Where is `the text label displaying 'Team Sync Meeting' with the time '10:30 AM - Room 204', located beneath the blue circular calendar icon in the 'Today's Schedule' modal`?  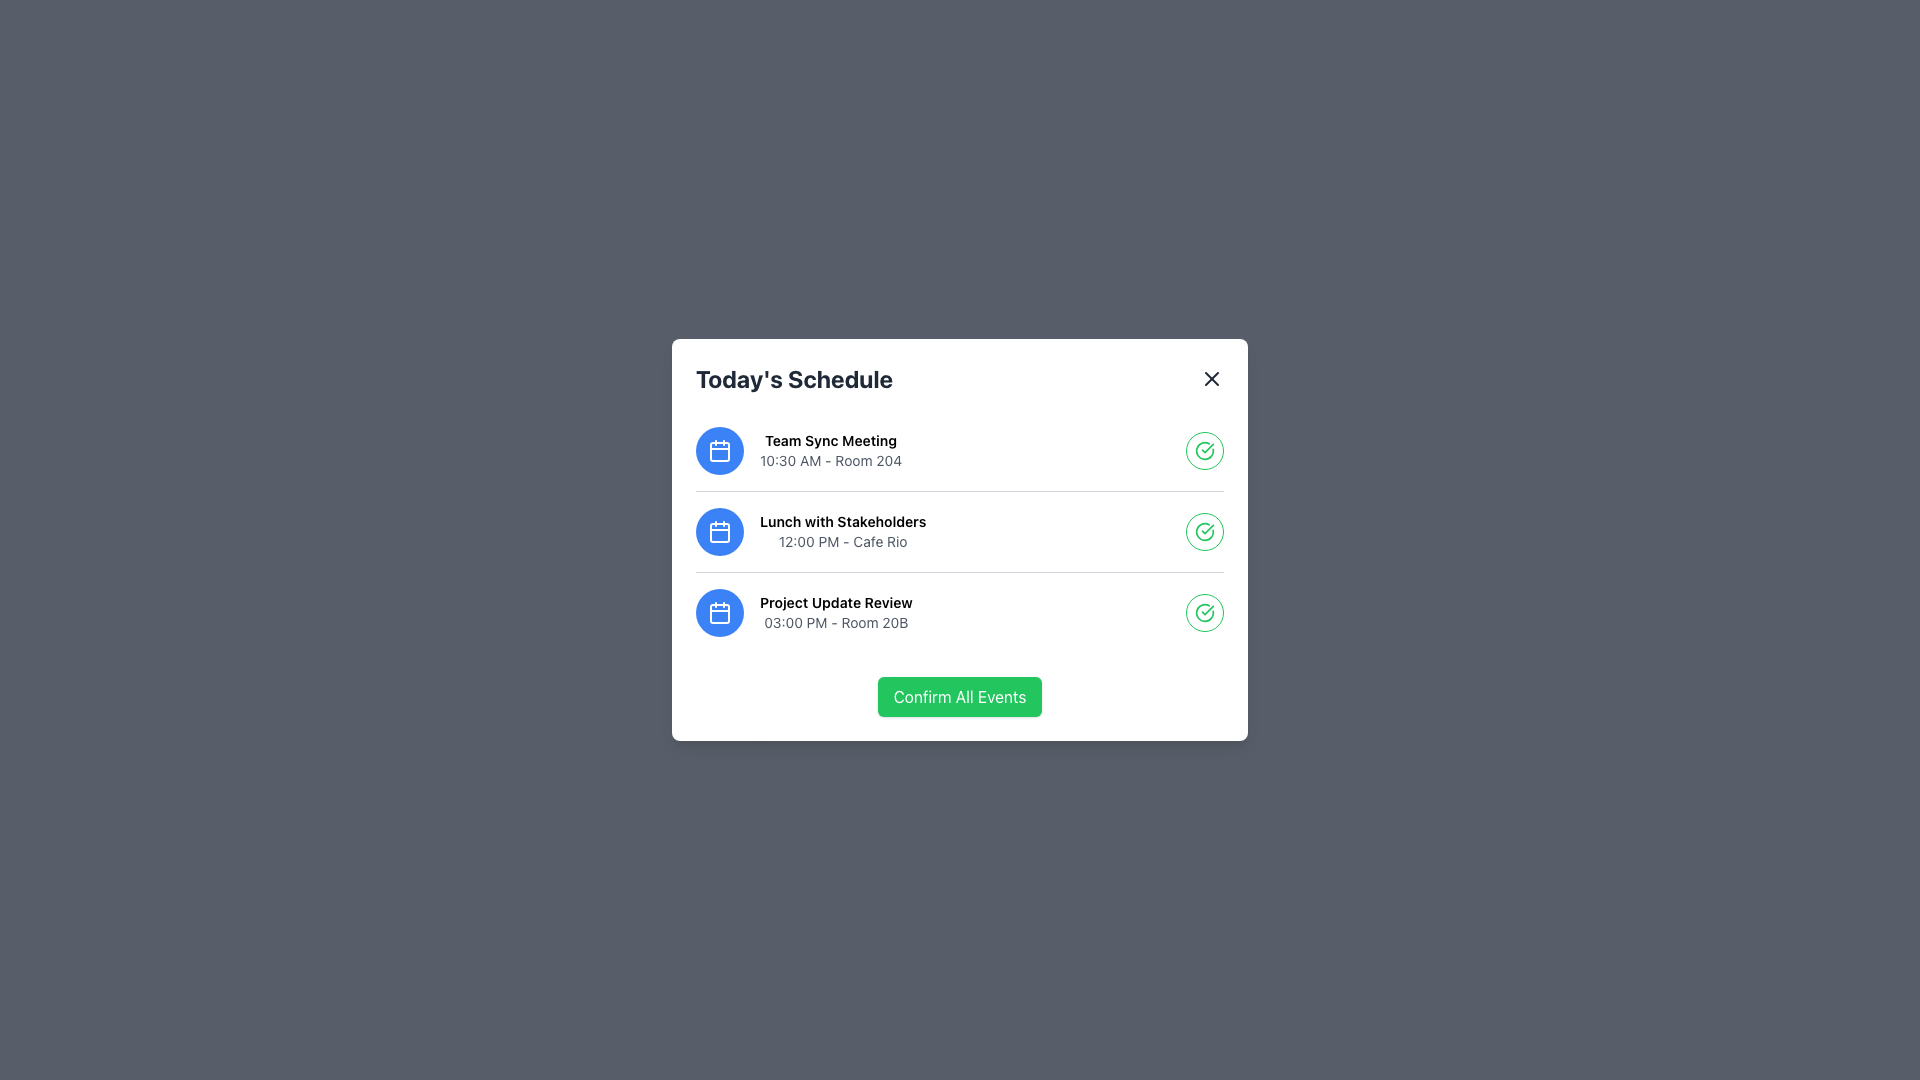
the text label displaying 'Team Sync Meeting' with the time '10:30 AM - Room 204', located beneath the blue circular calendar icon in the 'Today's Schedule' modal is located at coordinates (830, 451).